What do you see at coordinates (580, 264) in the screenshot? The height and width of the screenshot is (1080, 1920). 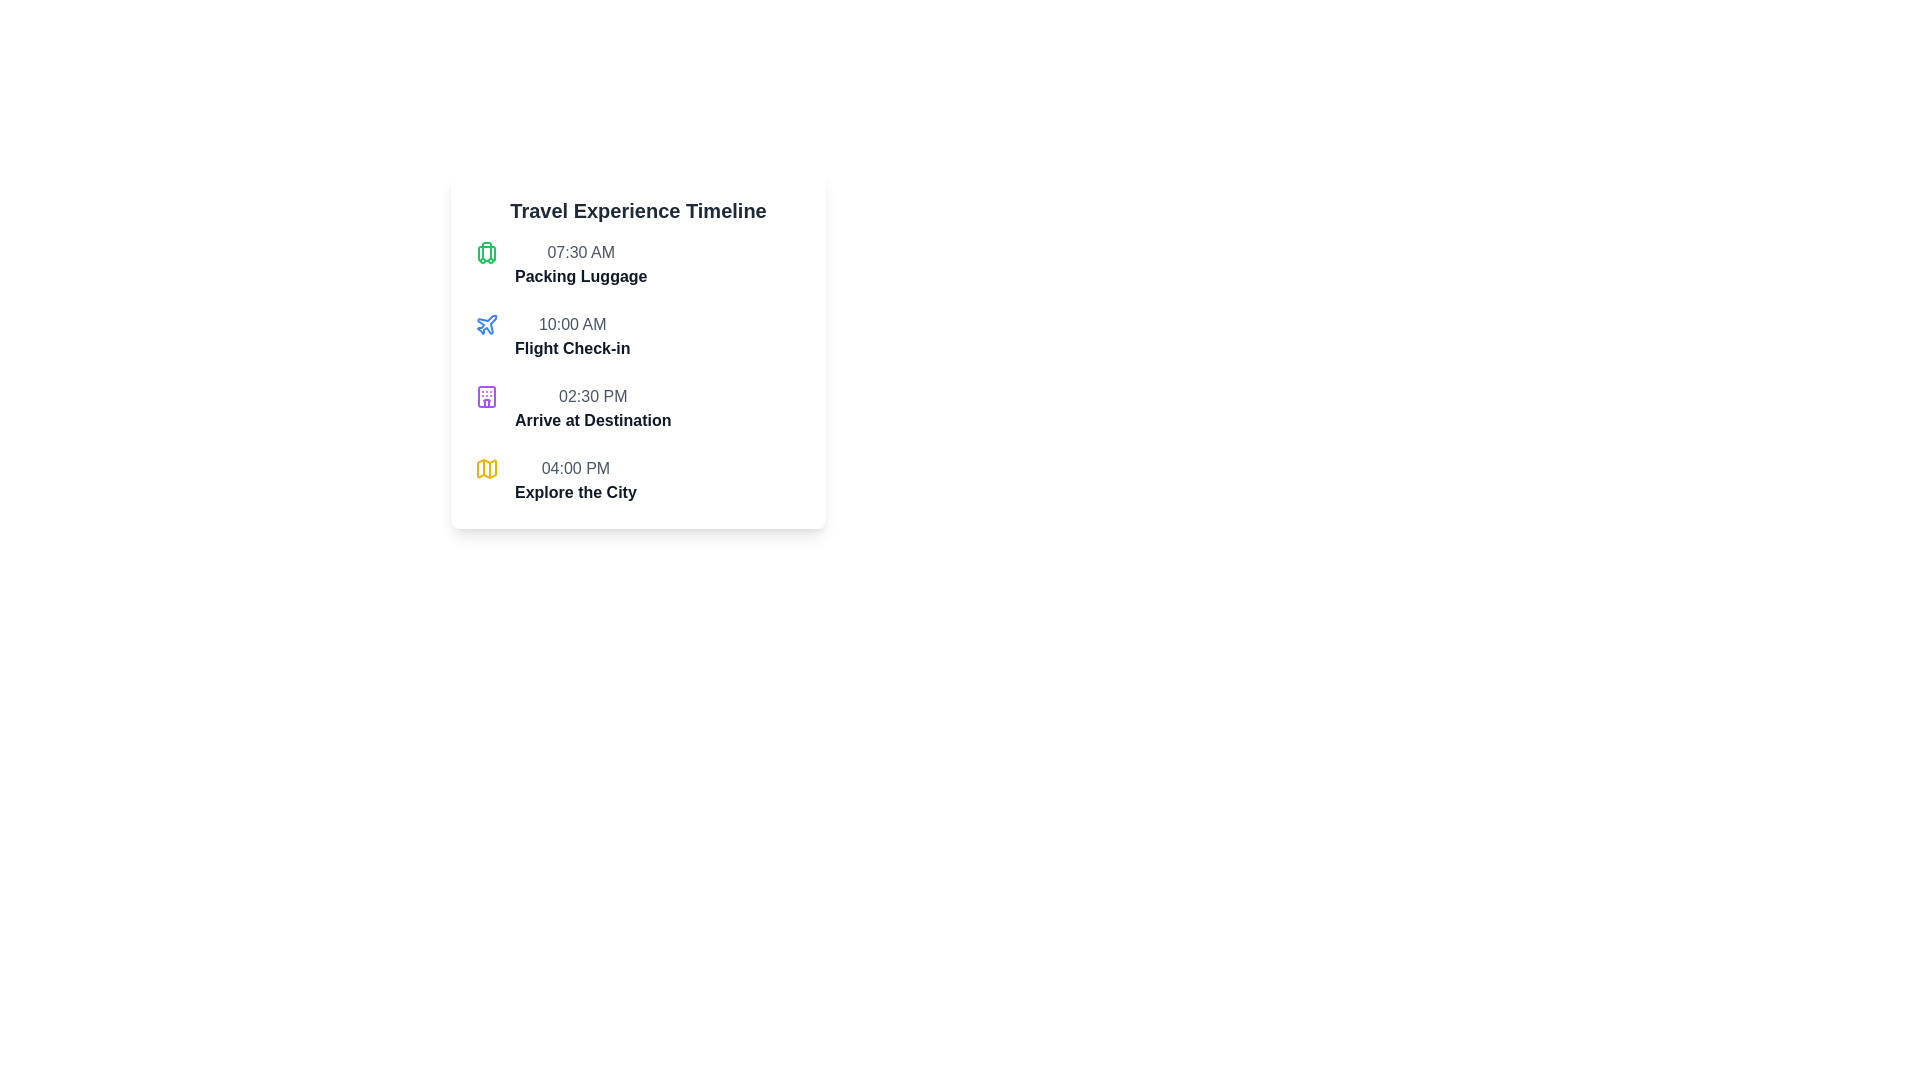 I see `the Text Display element that shows the schedule entry '07:30 AM Packing Luggage' in the 'Travel Experience Timeline' section` at bounding box center [580, 264].